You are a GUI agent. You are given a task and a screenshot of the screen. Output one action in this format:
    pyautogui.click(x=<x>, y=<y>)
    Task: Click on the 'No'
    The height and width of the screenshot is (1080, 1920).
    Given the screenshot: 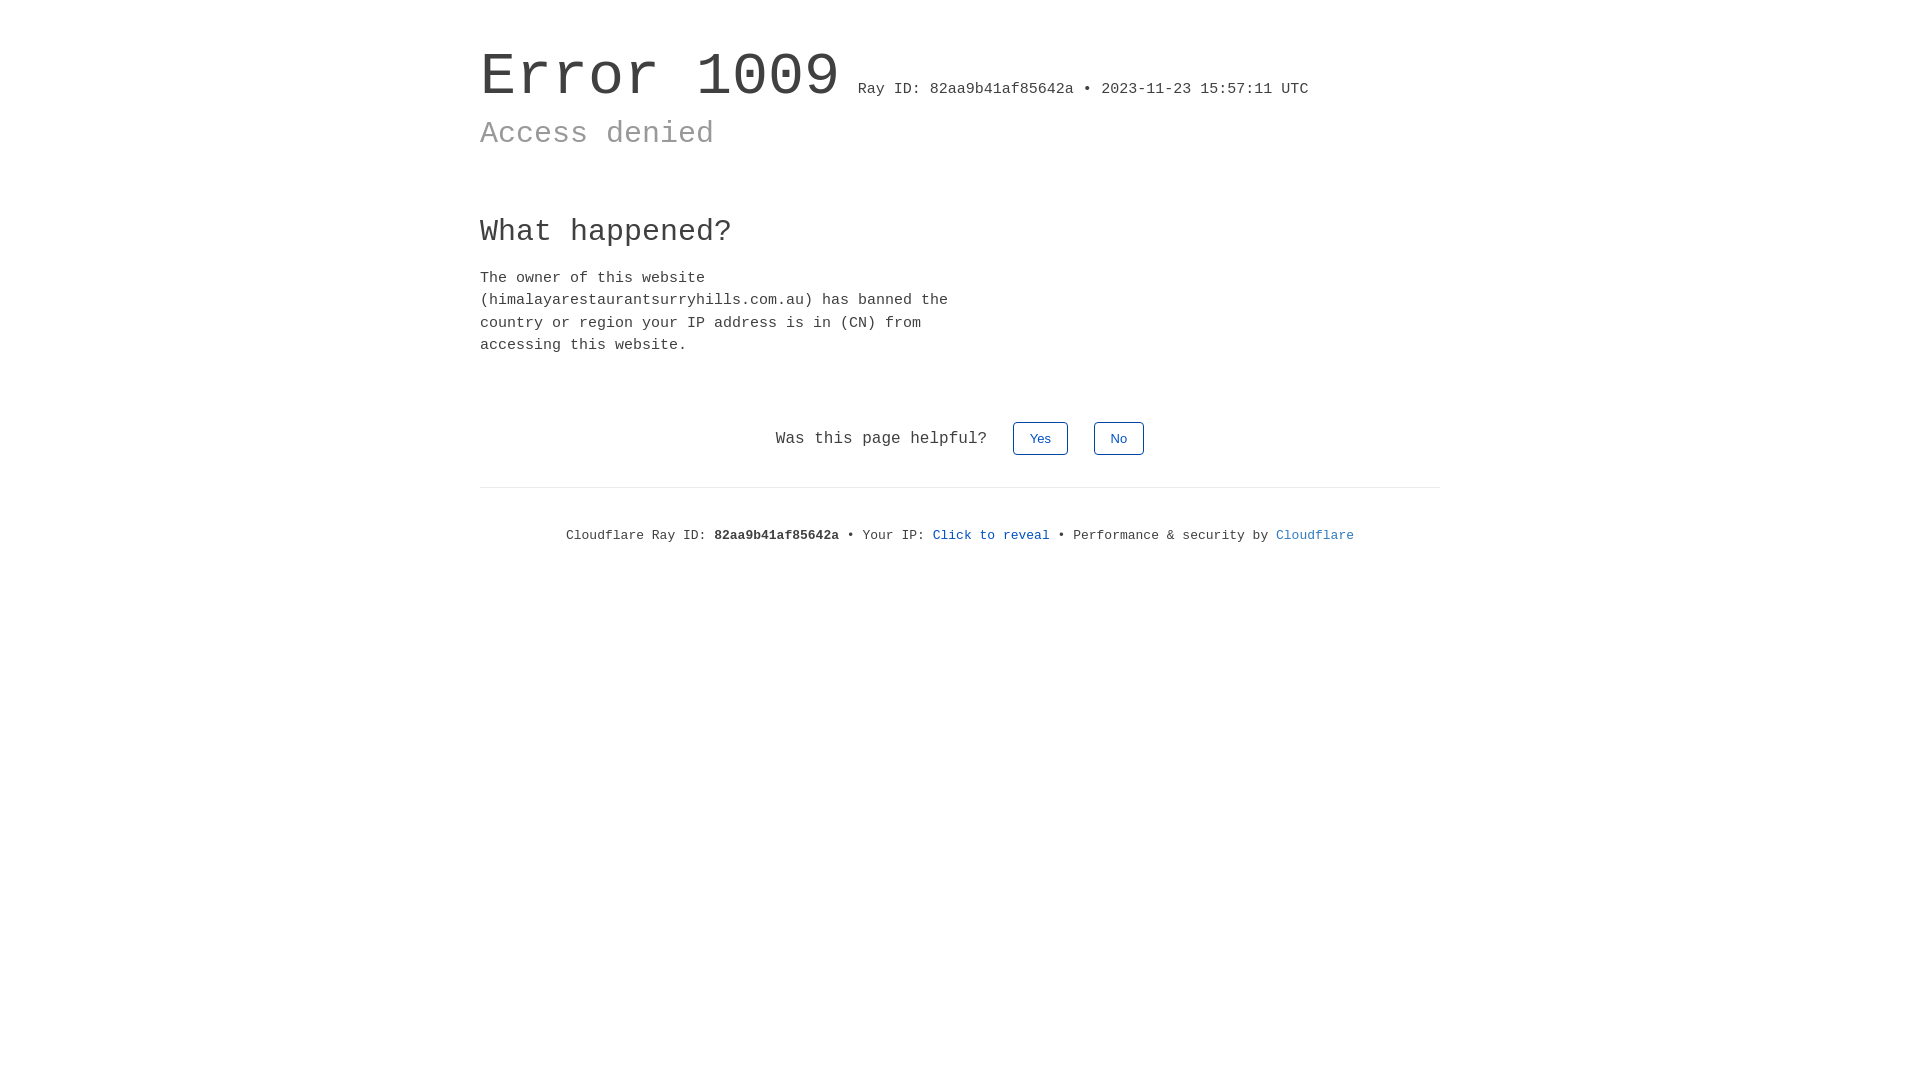 What is the action you would take?
    pyautogui.click(x=1118, y=437)
    